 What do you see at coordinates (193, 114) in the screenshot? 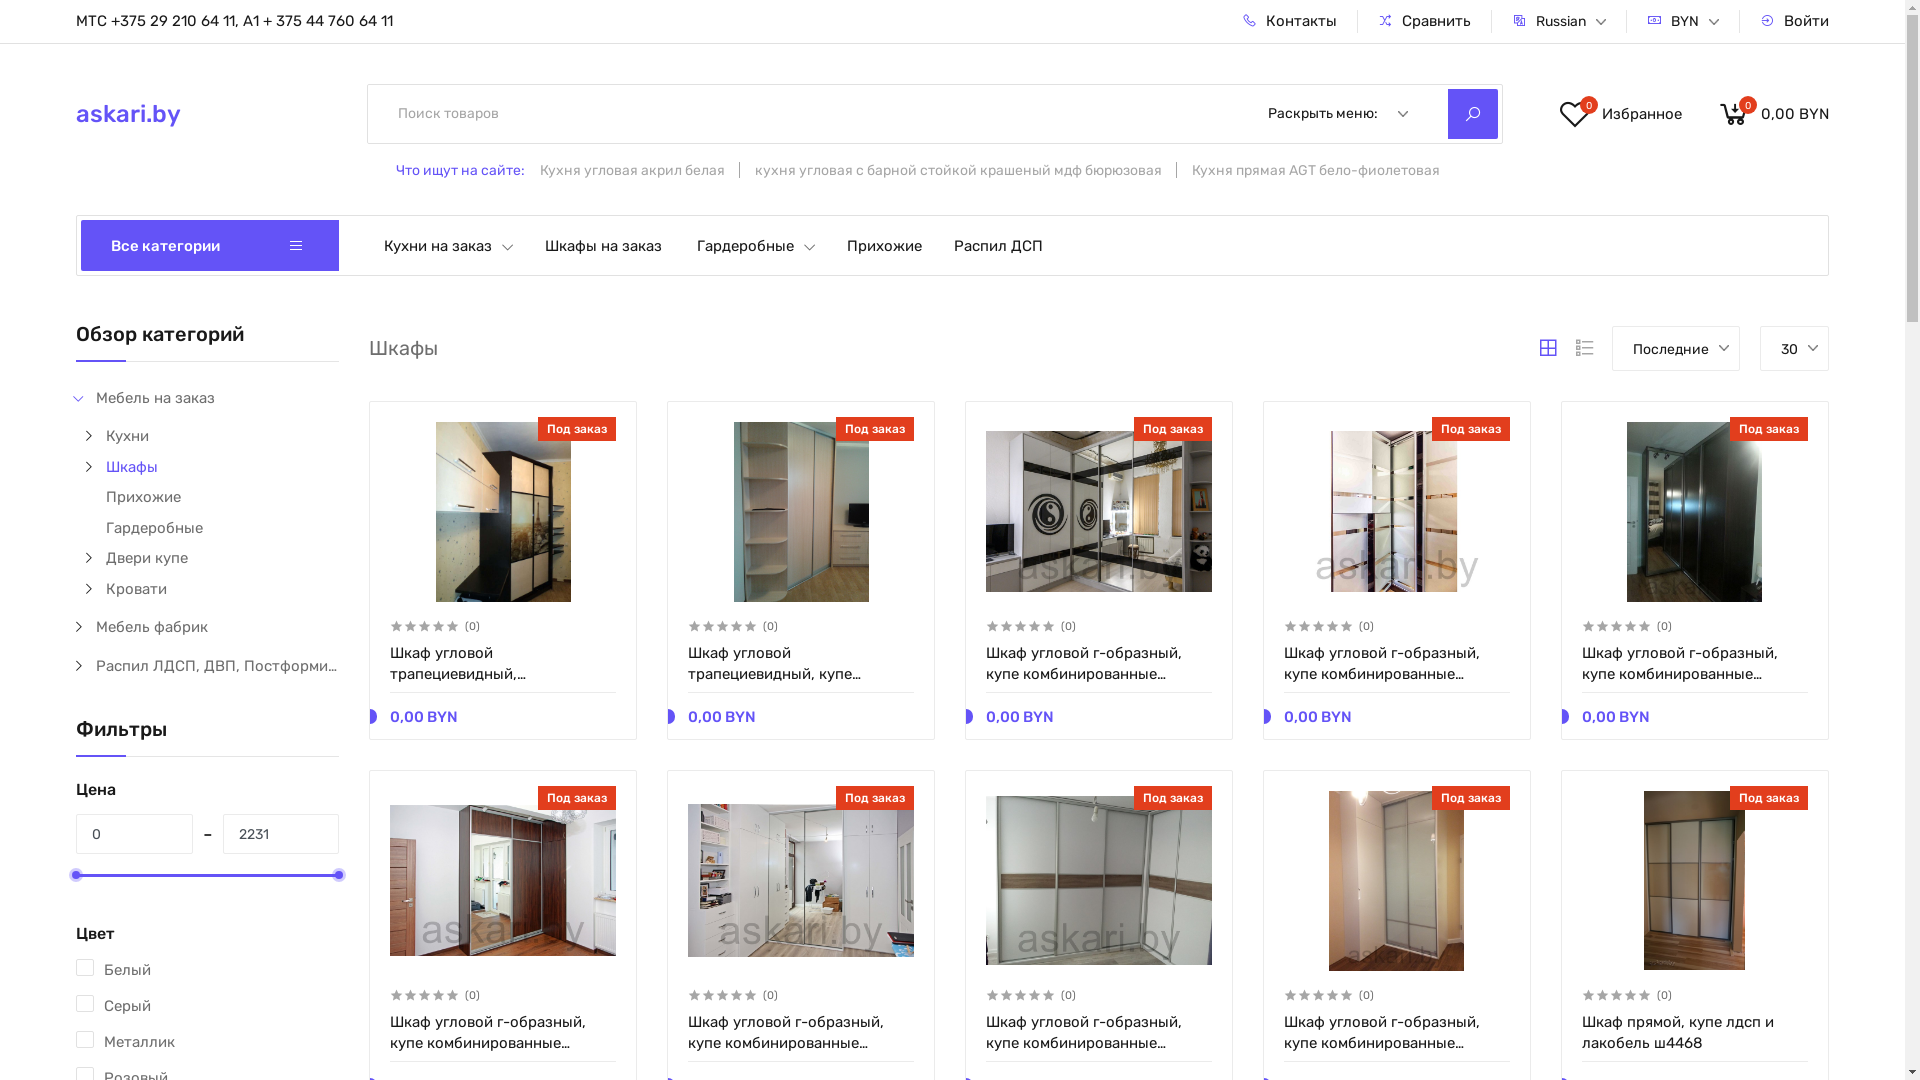
I see `'askari.by'` at bounding box center [193, 114].